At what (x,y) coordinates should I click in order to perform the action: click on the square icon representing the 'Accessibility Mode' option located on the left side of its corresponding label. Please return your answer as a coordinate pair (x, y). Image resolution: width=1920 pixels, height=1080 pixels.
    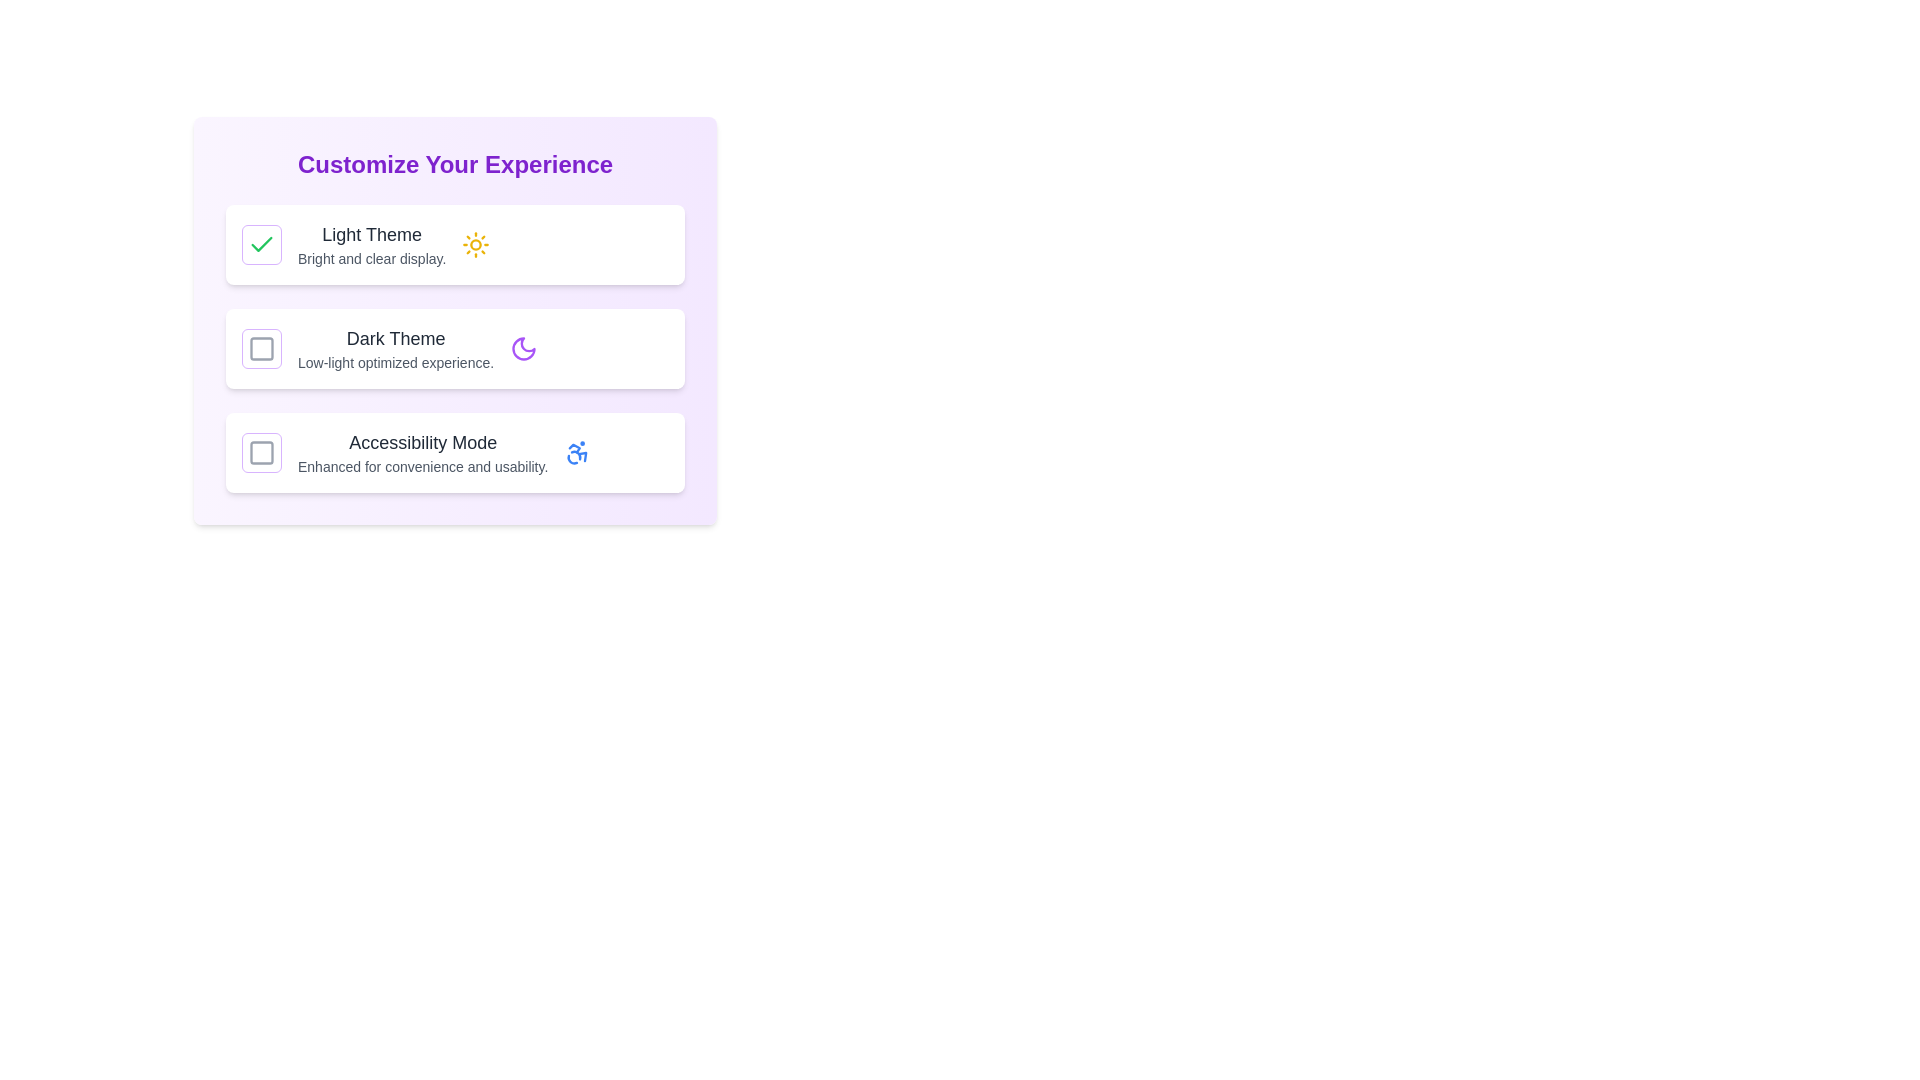
    Looking at the image, I should click on (261, 452).